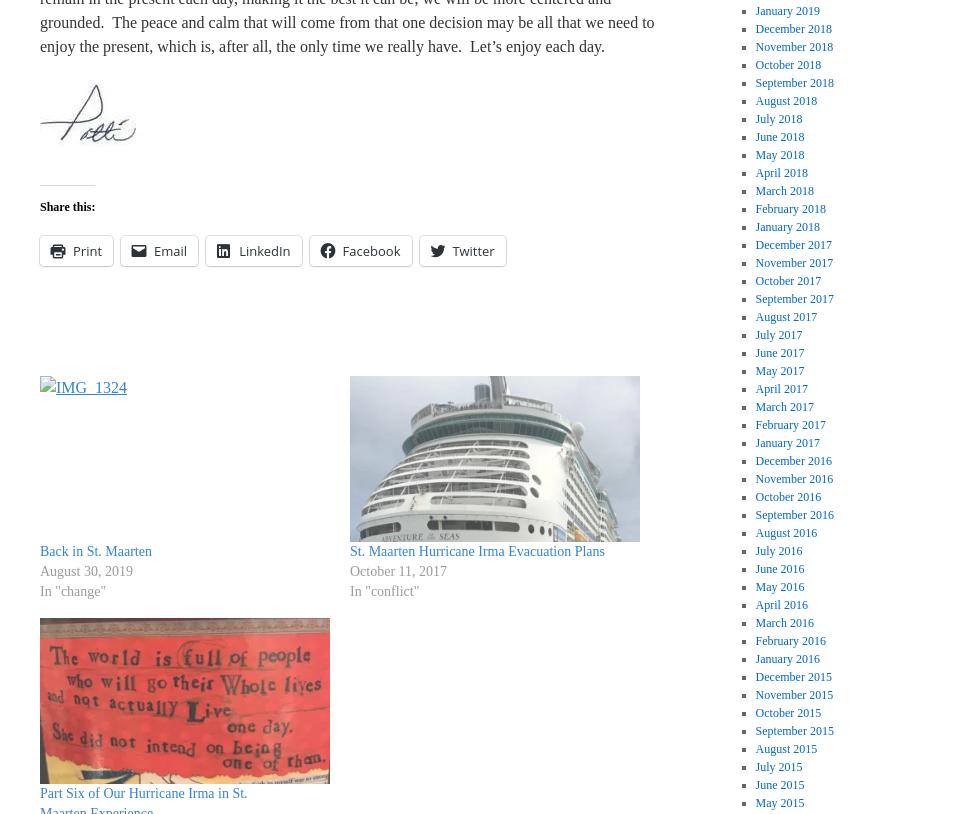 This screenshot has width=980, height=814. I want to click on 'September 2015', so click(793, 730).